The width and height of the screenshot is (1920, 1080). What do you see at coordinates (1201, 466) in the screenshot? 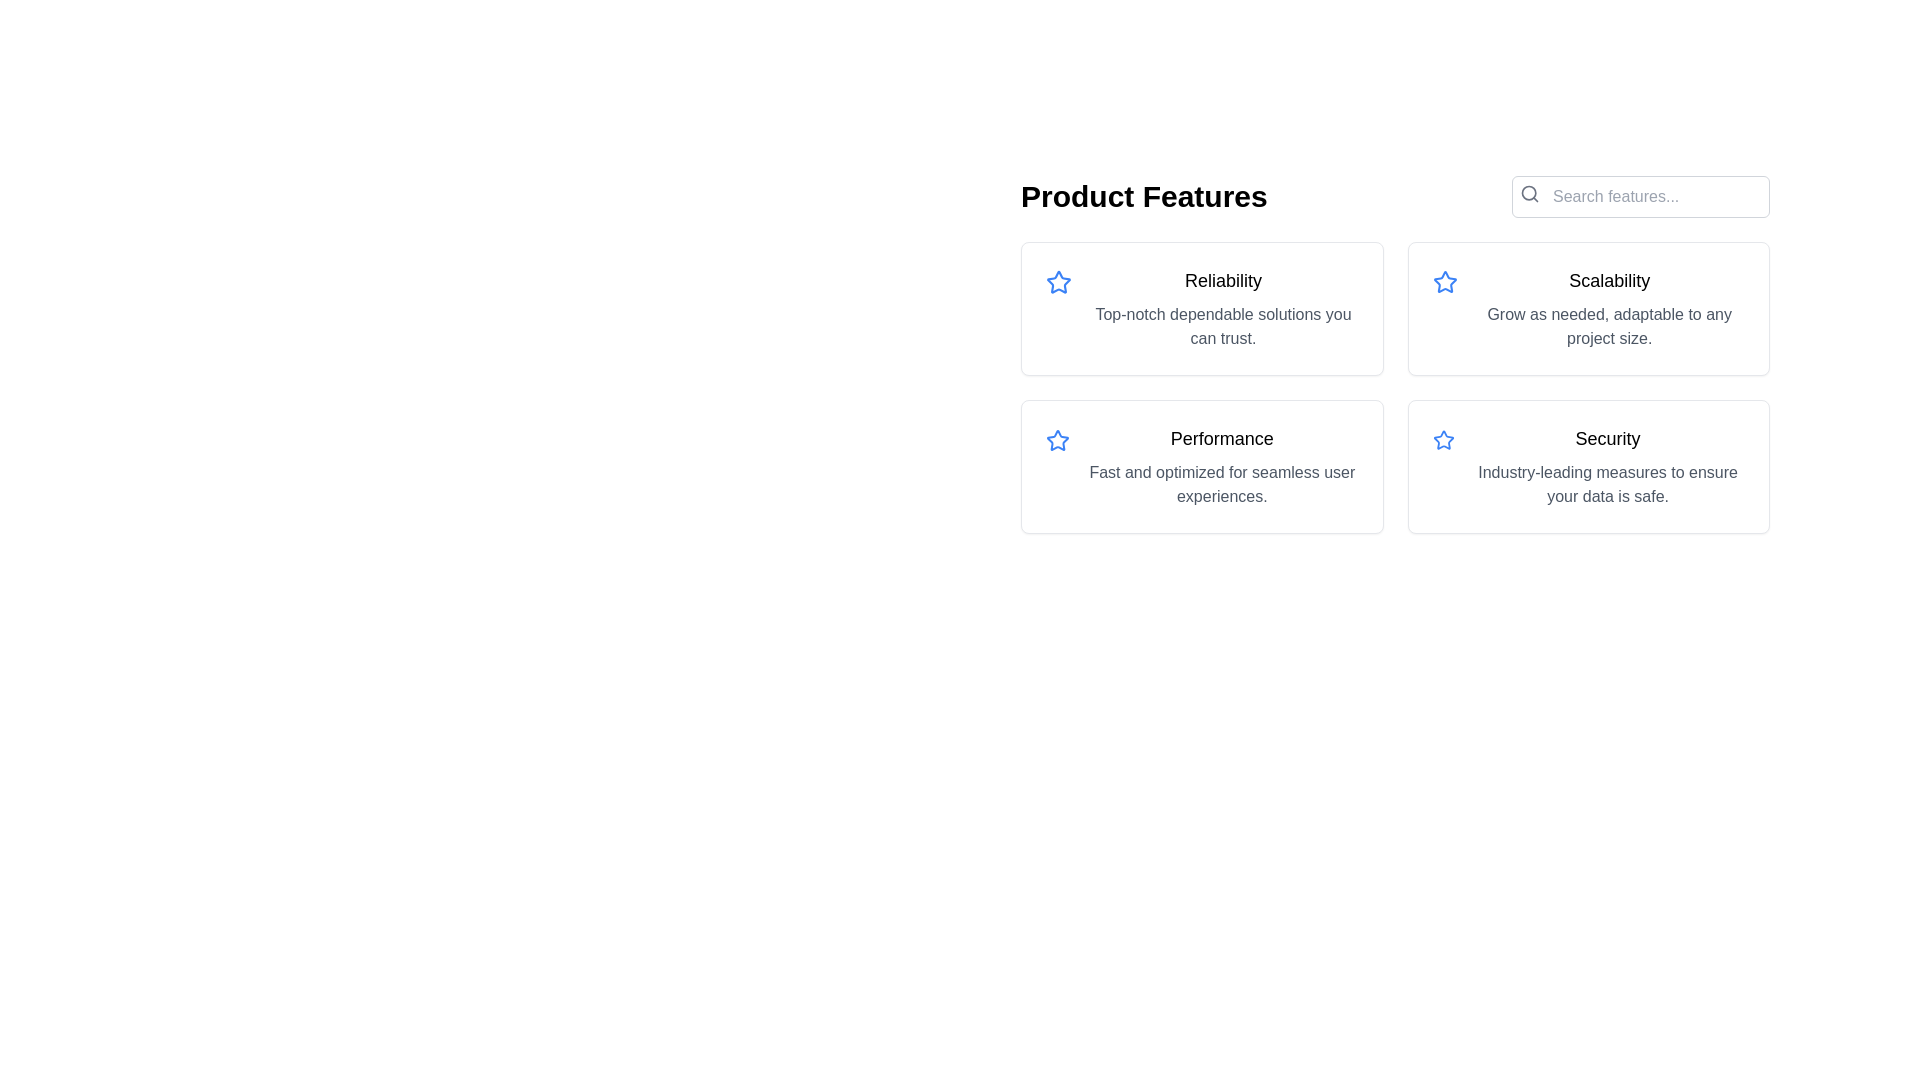
I see `the Information Card that presents details about the 'Performance' feature, located in the bottom-left of the 2x2 grid layout` at bounding box center [1201, 466].